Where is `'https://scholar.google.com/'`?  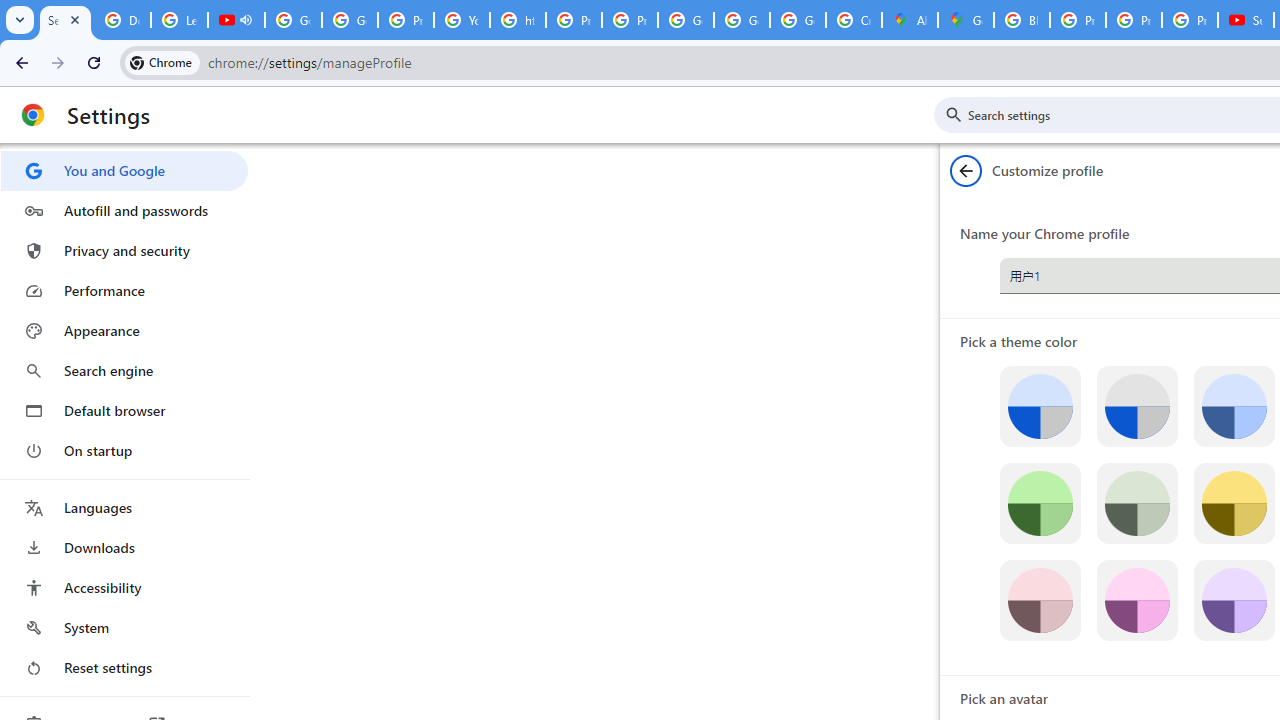
'https://scholar.google.com/' is located at coordinates (518, 20).